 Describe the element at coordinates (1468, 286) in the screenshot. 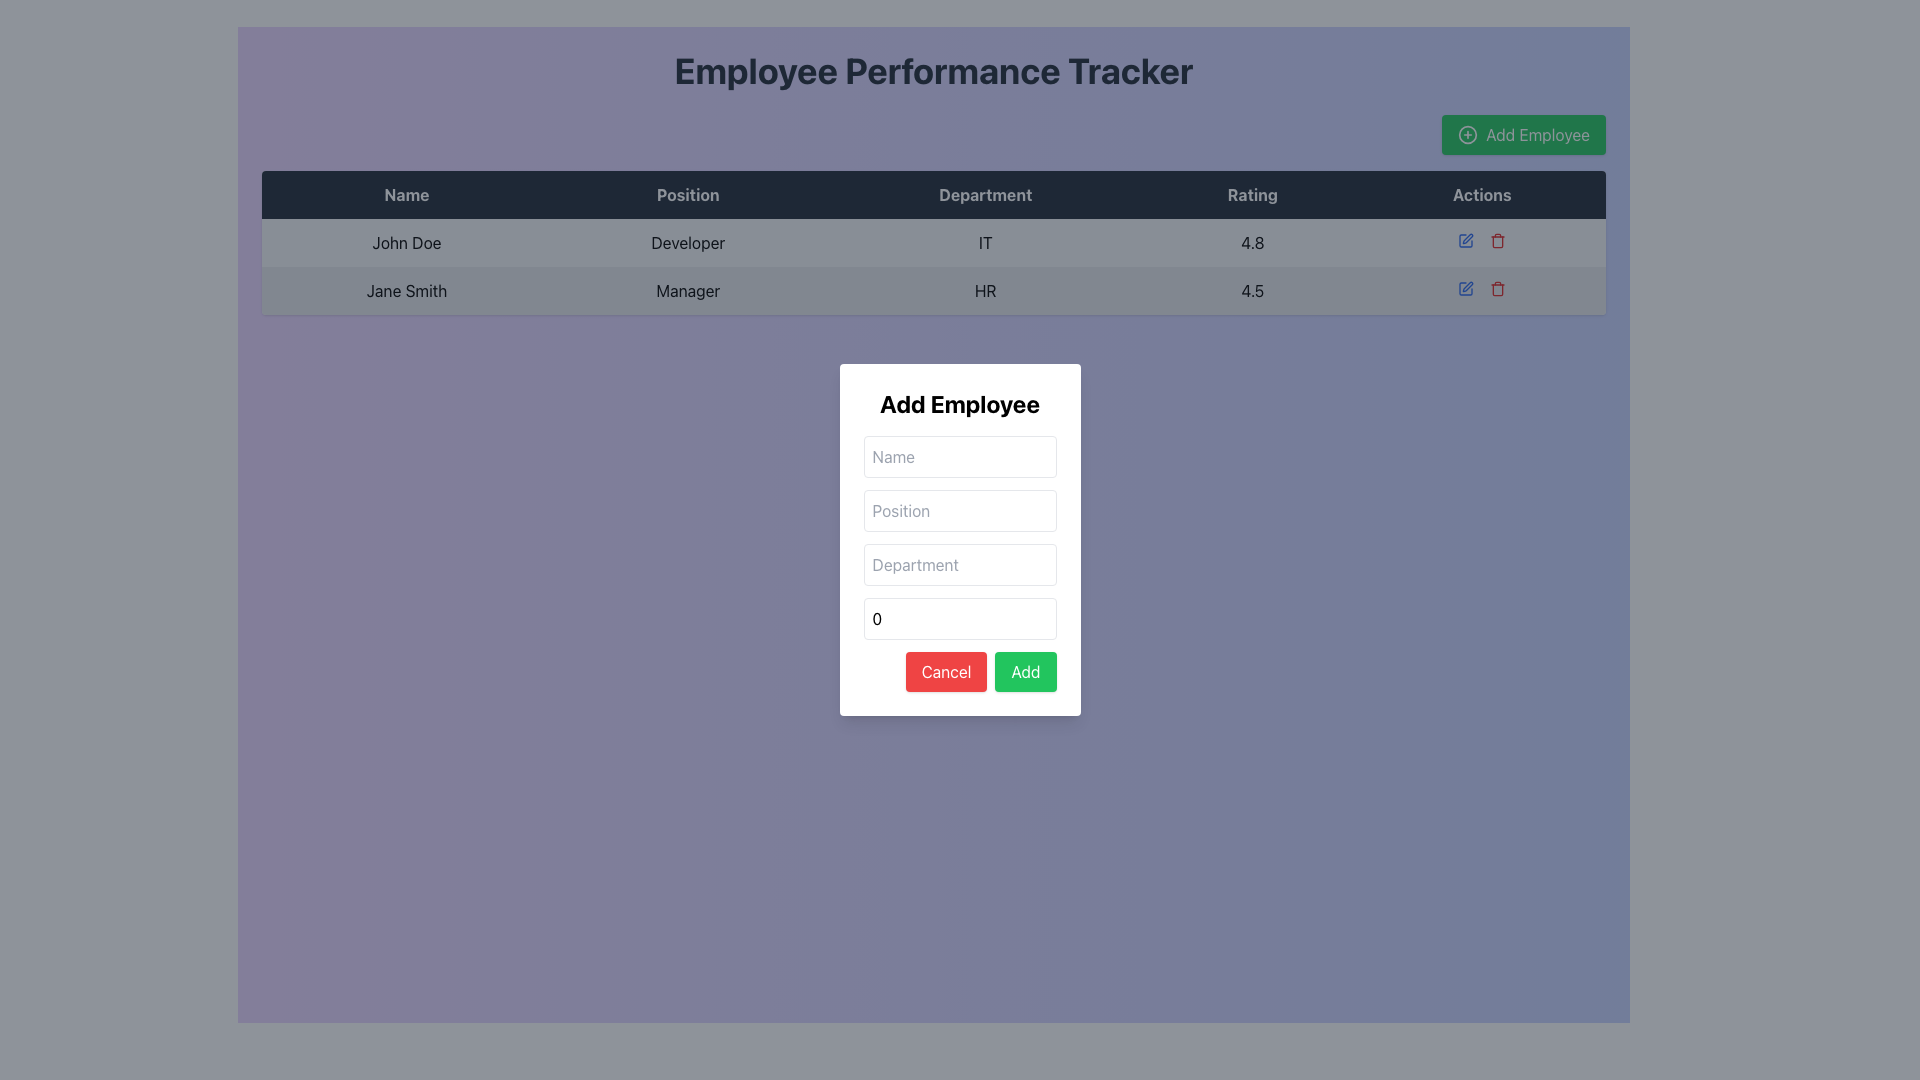

I see `the pen-shaped icon located in the second row of the actions column within the interactive table` at that location.